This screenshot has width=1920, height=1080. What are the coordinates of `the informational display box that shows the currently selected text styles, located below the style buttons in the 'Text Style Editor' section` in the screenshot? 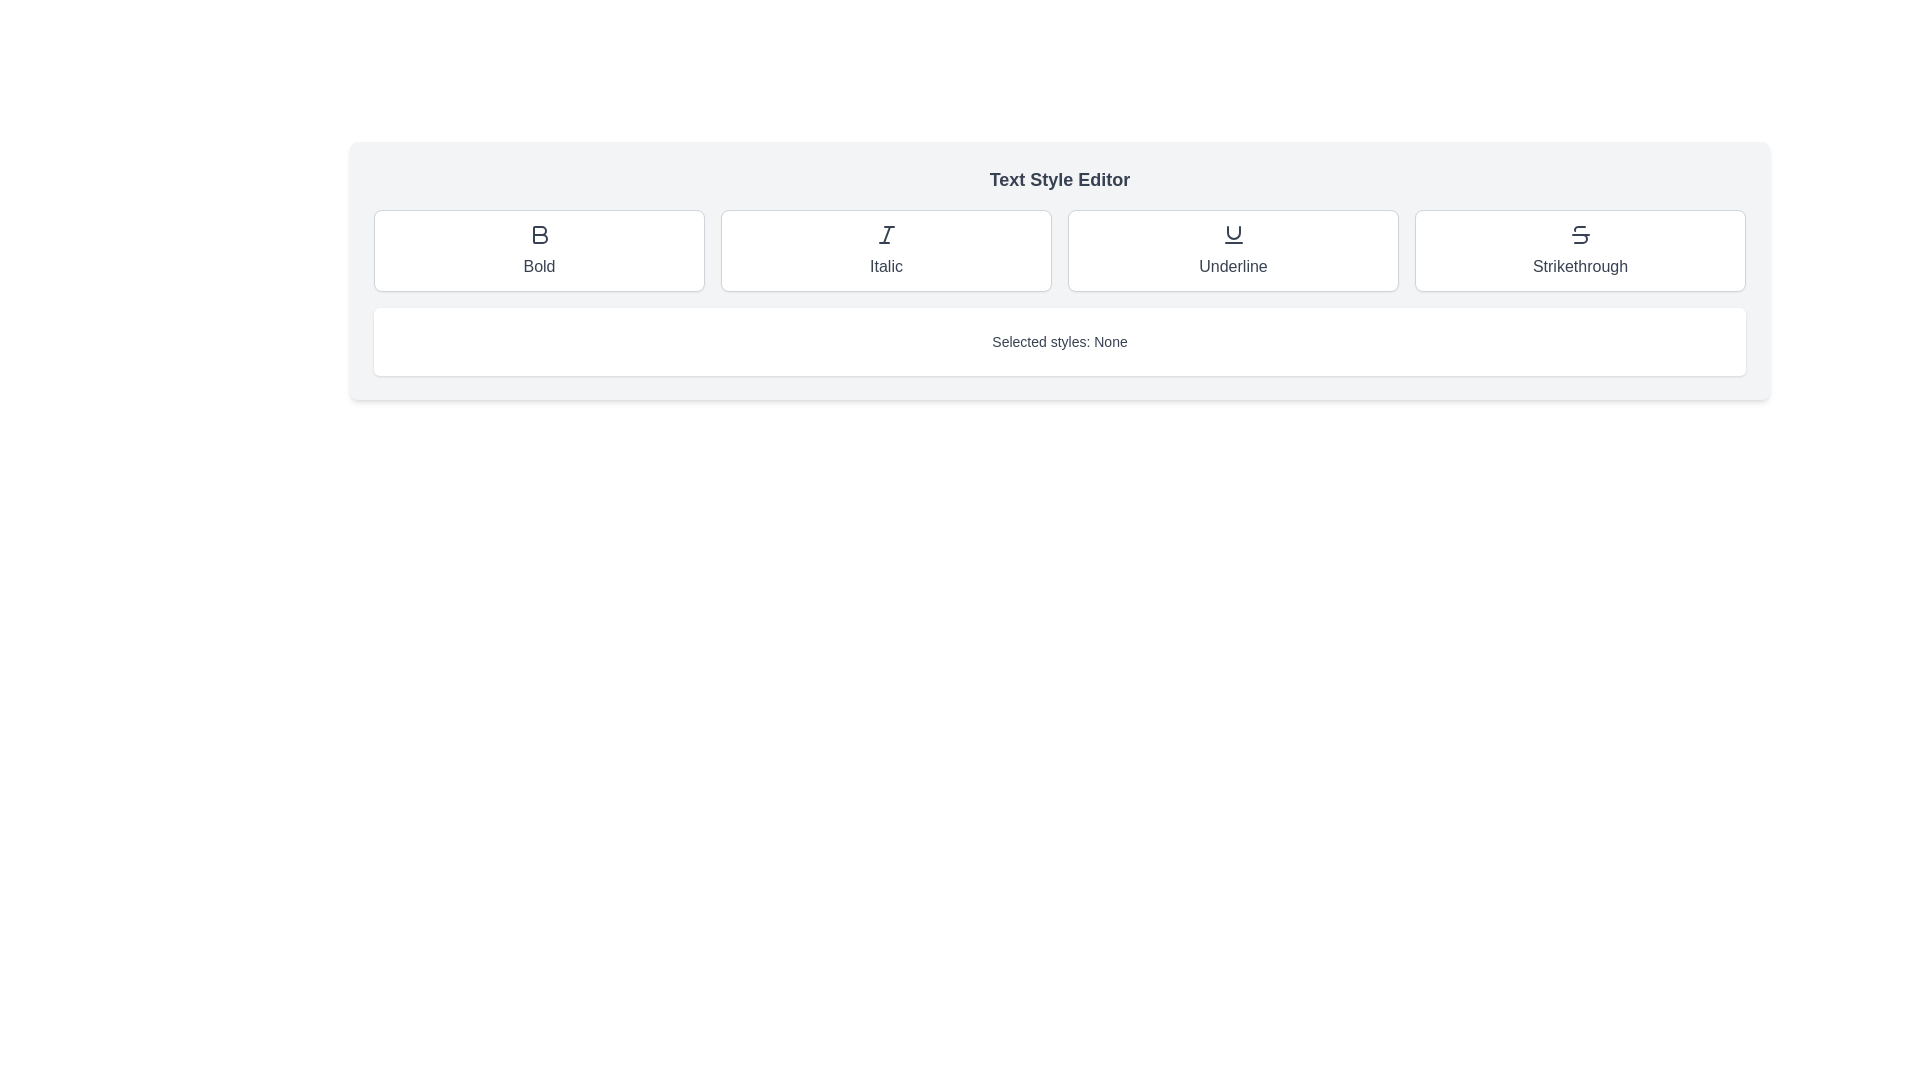 It's located at (1059, 341).